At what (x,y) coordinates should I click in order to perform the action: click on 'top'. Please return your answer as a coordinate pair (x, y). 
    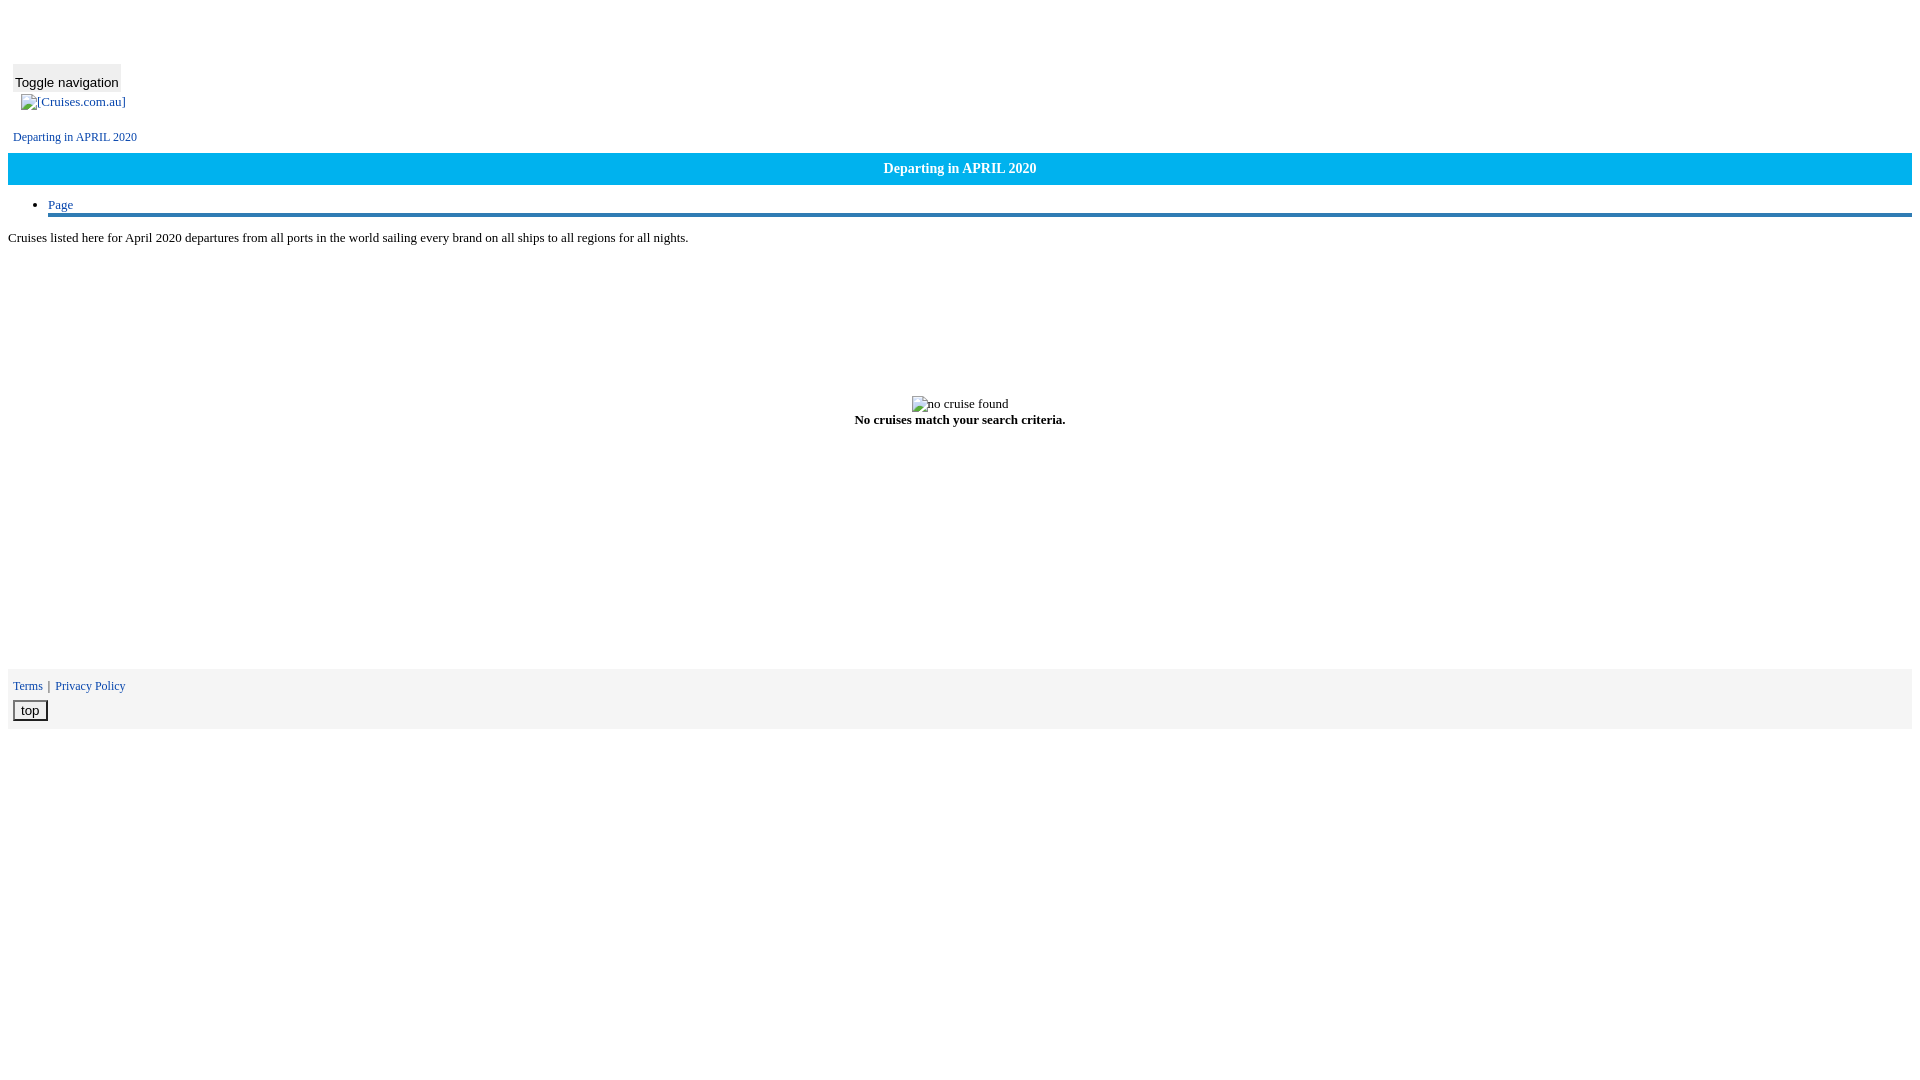
    Looking at the image, I should click on (13, 709).